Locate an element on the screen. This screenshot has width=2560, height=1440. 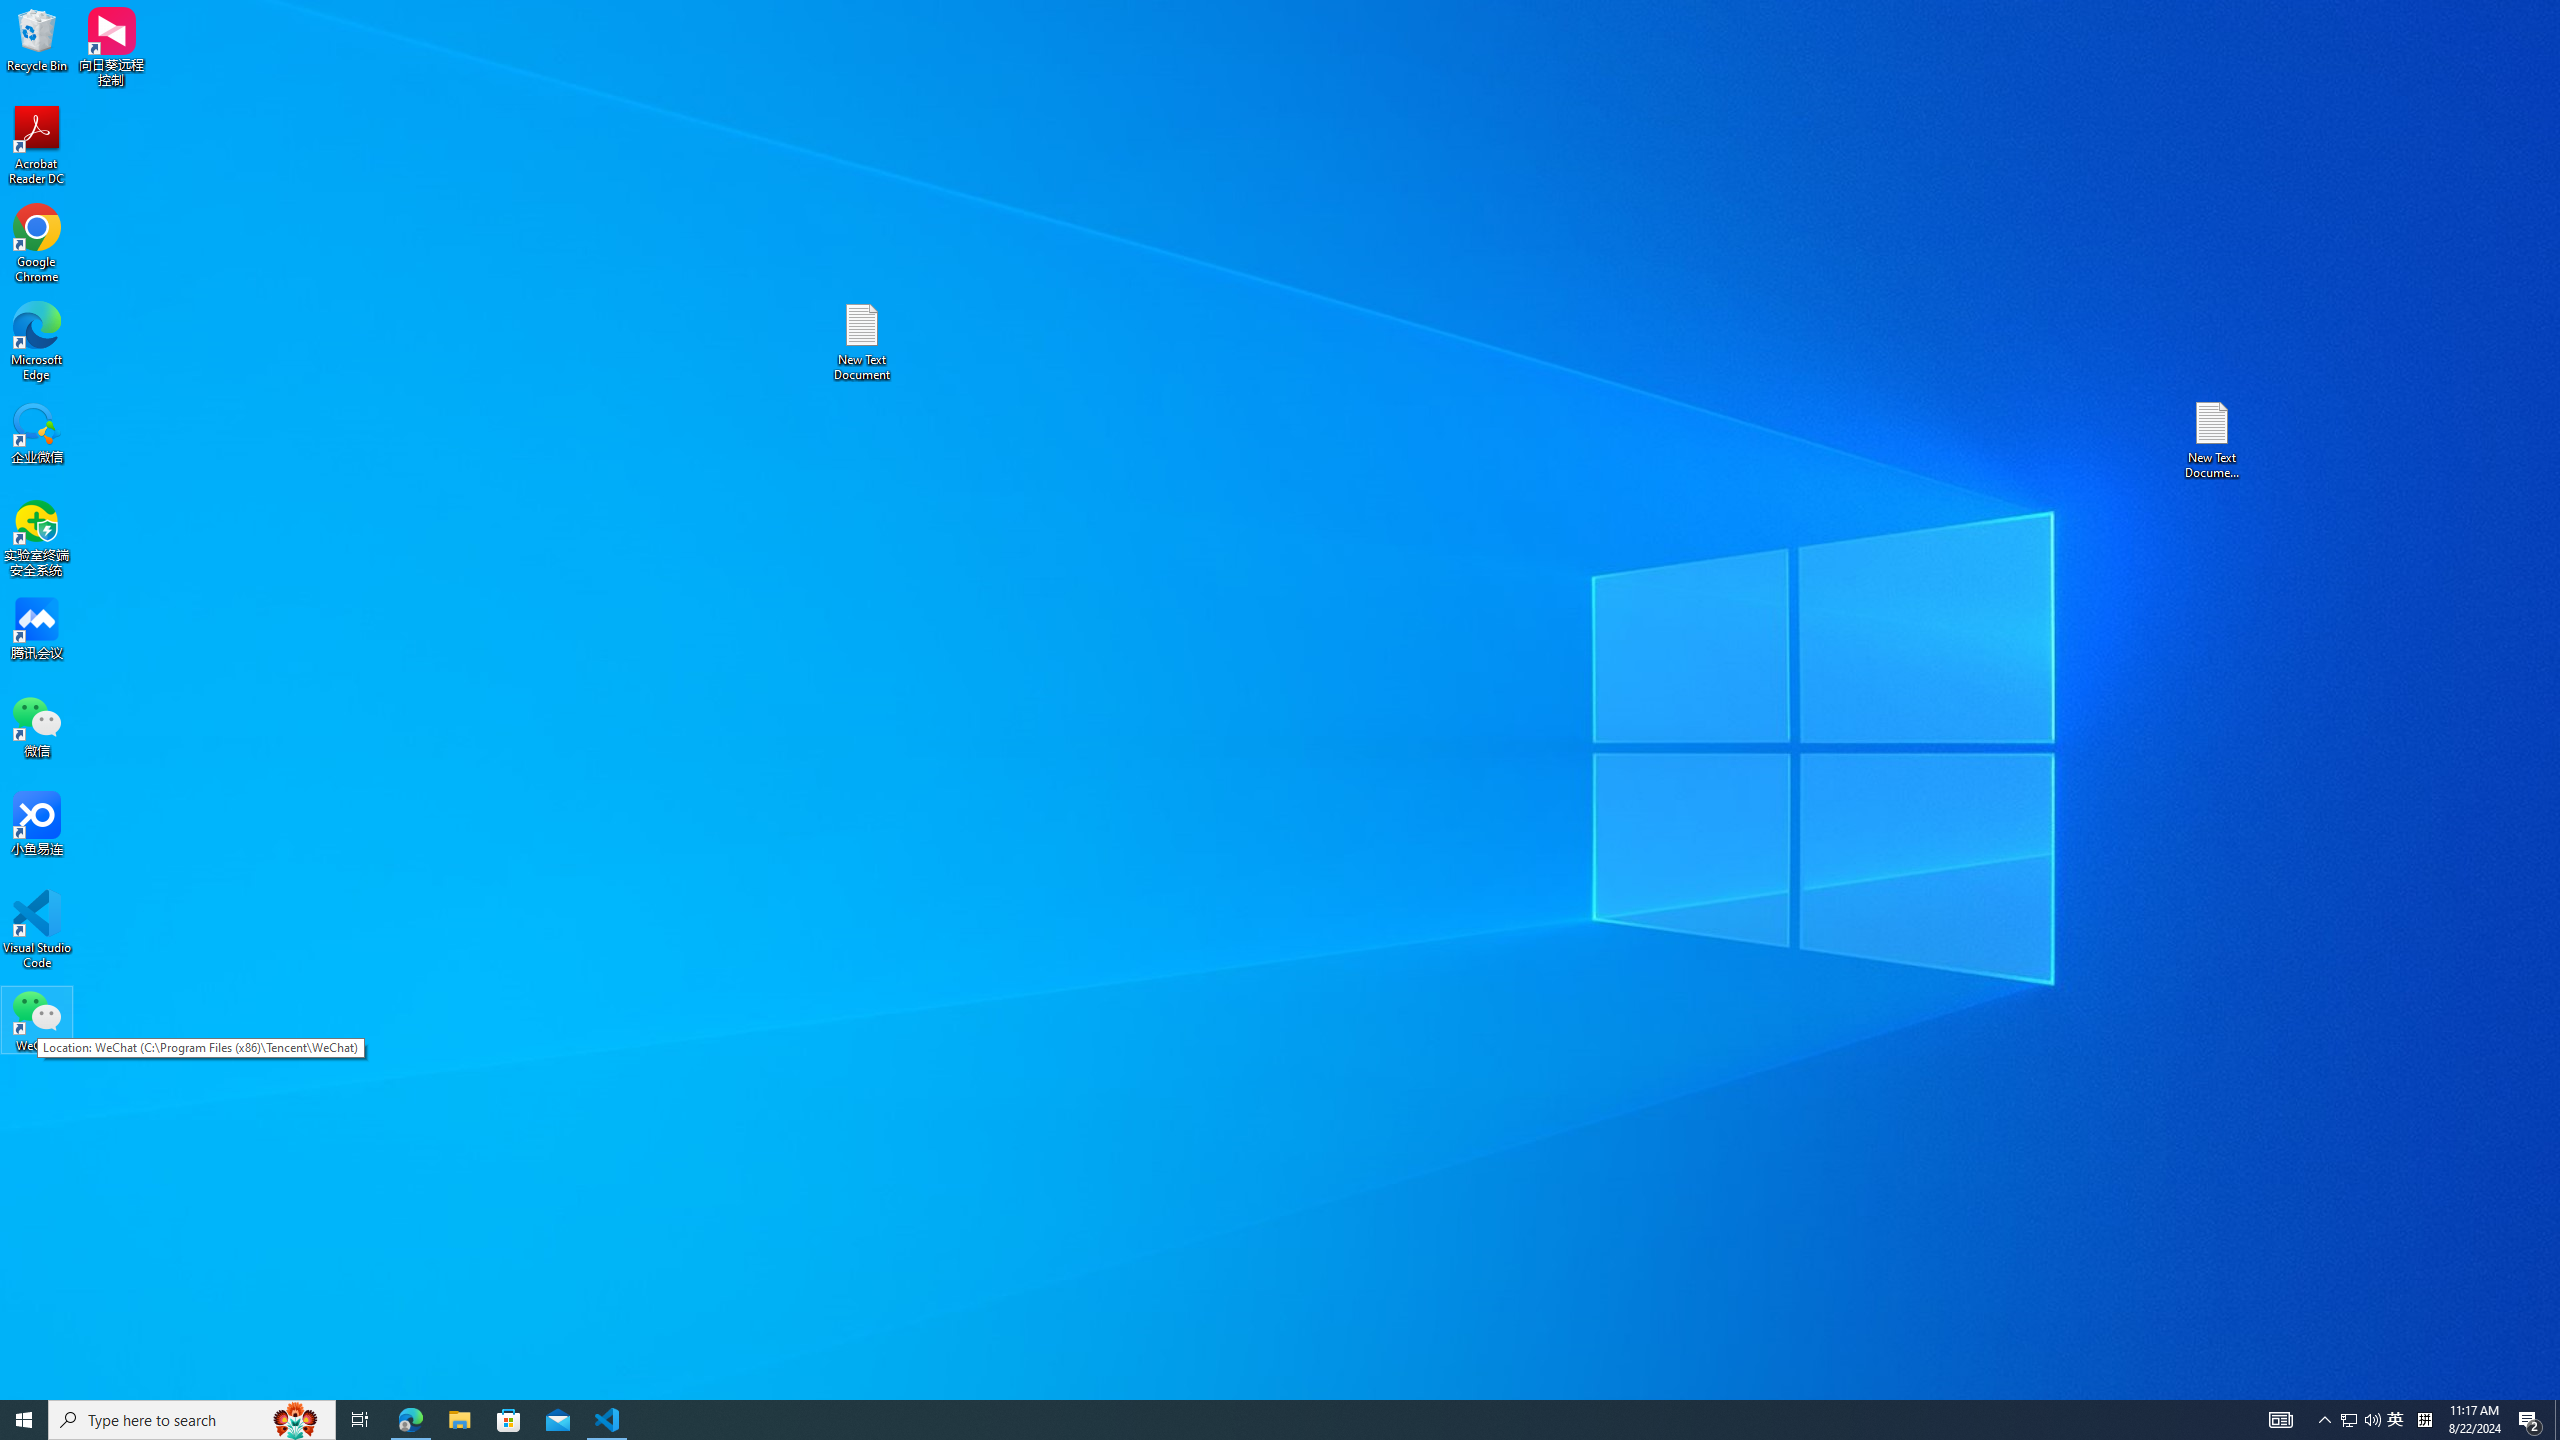
'Q2790: 100%' is located at coordinates (2372, 1418).